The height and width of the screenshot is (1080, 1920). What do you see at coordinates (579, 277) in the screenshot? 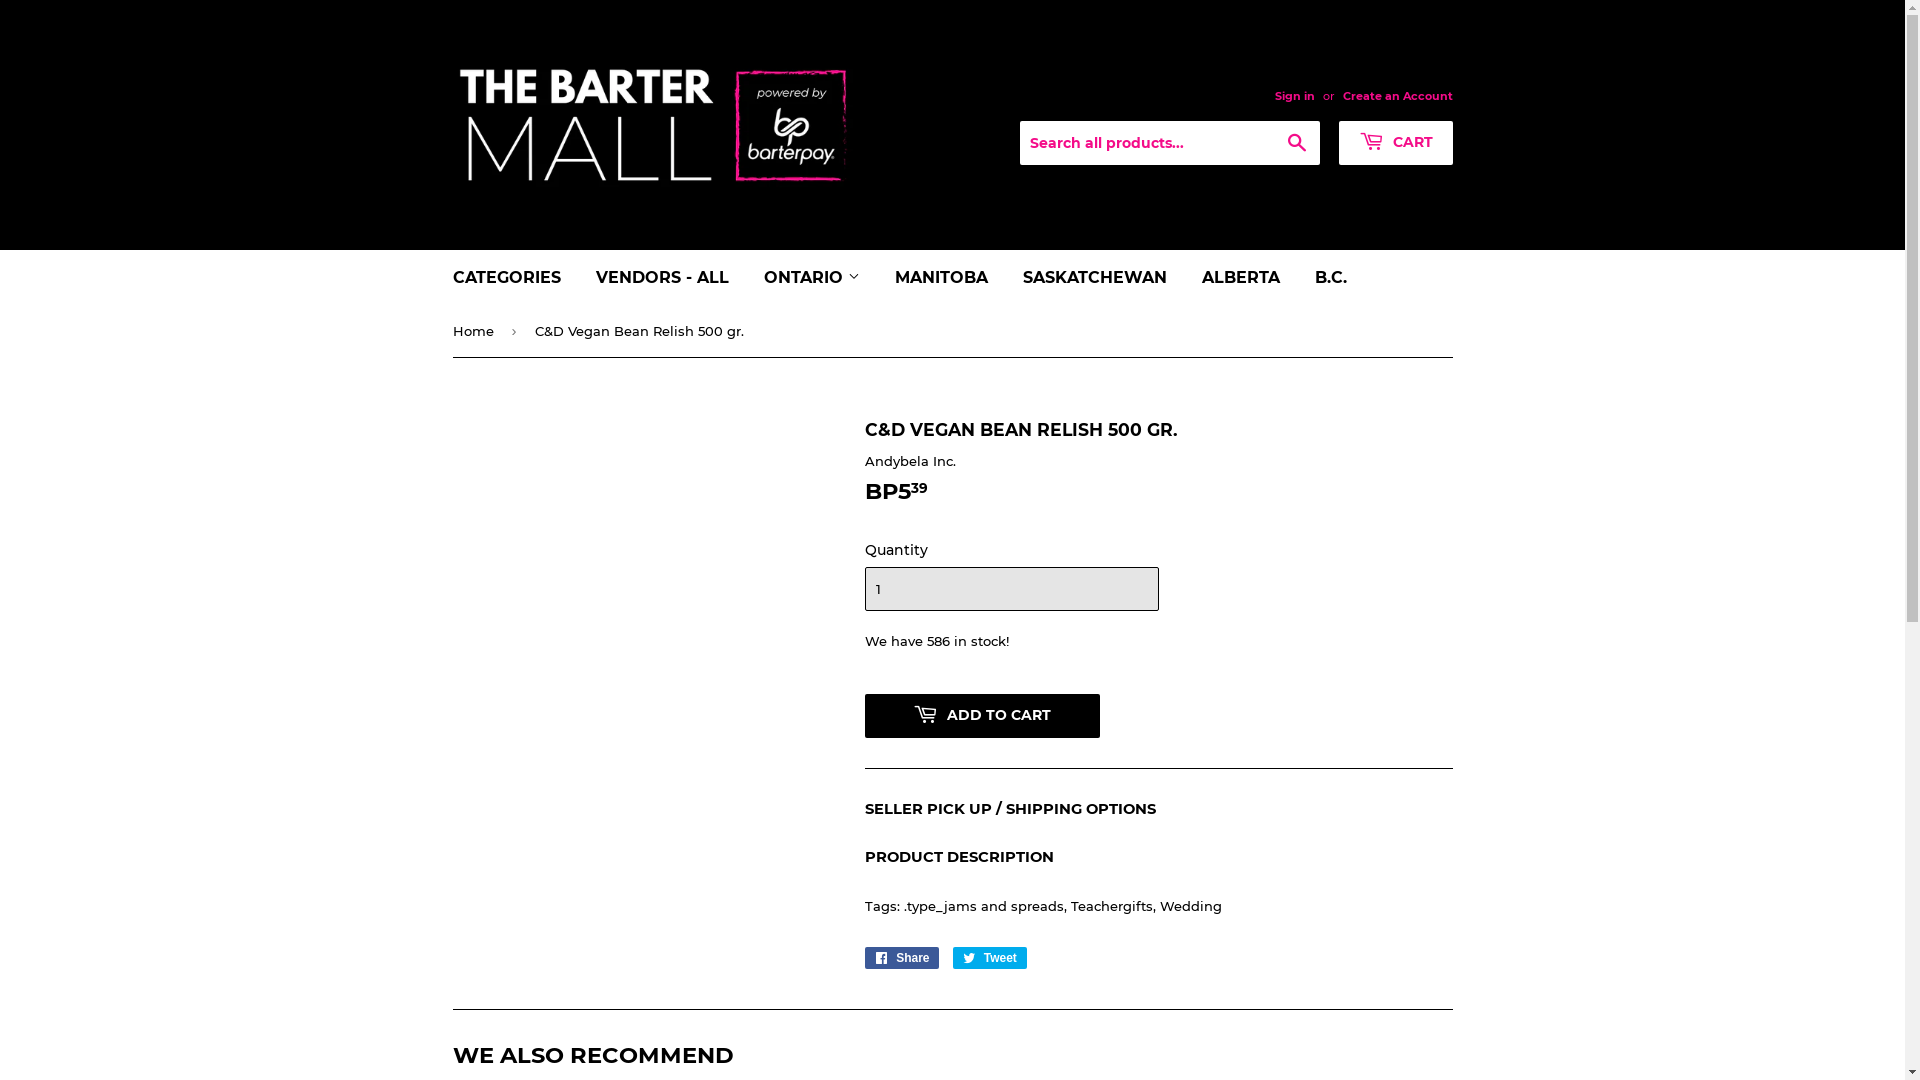
I see `'VENDORS - ALL'` at bounding box center [579, 277].